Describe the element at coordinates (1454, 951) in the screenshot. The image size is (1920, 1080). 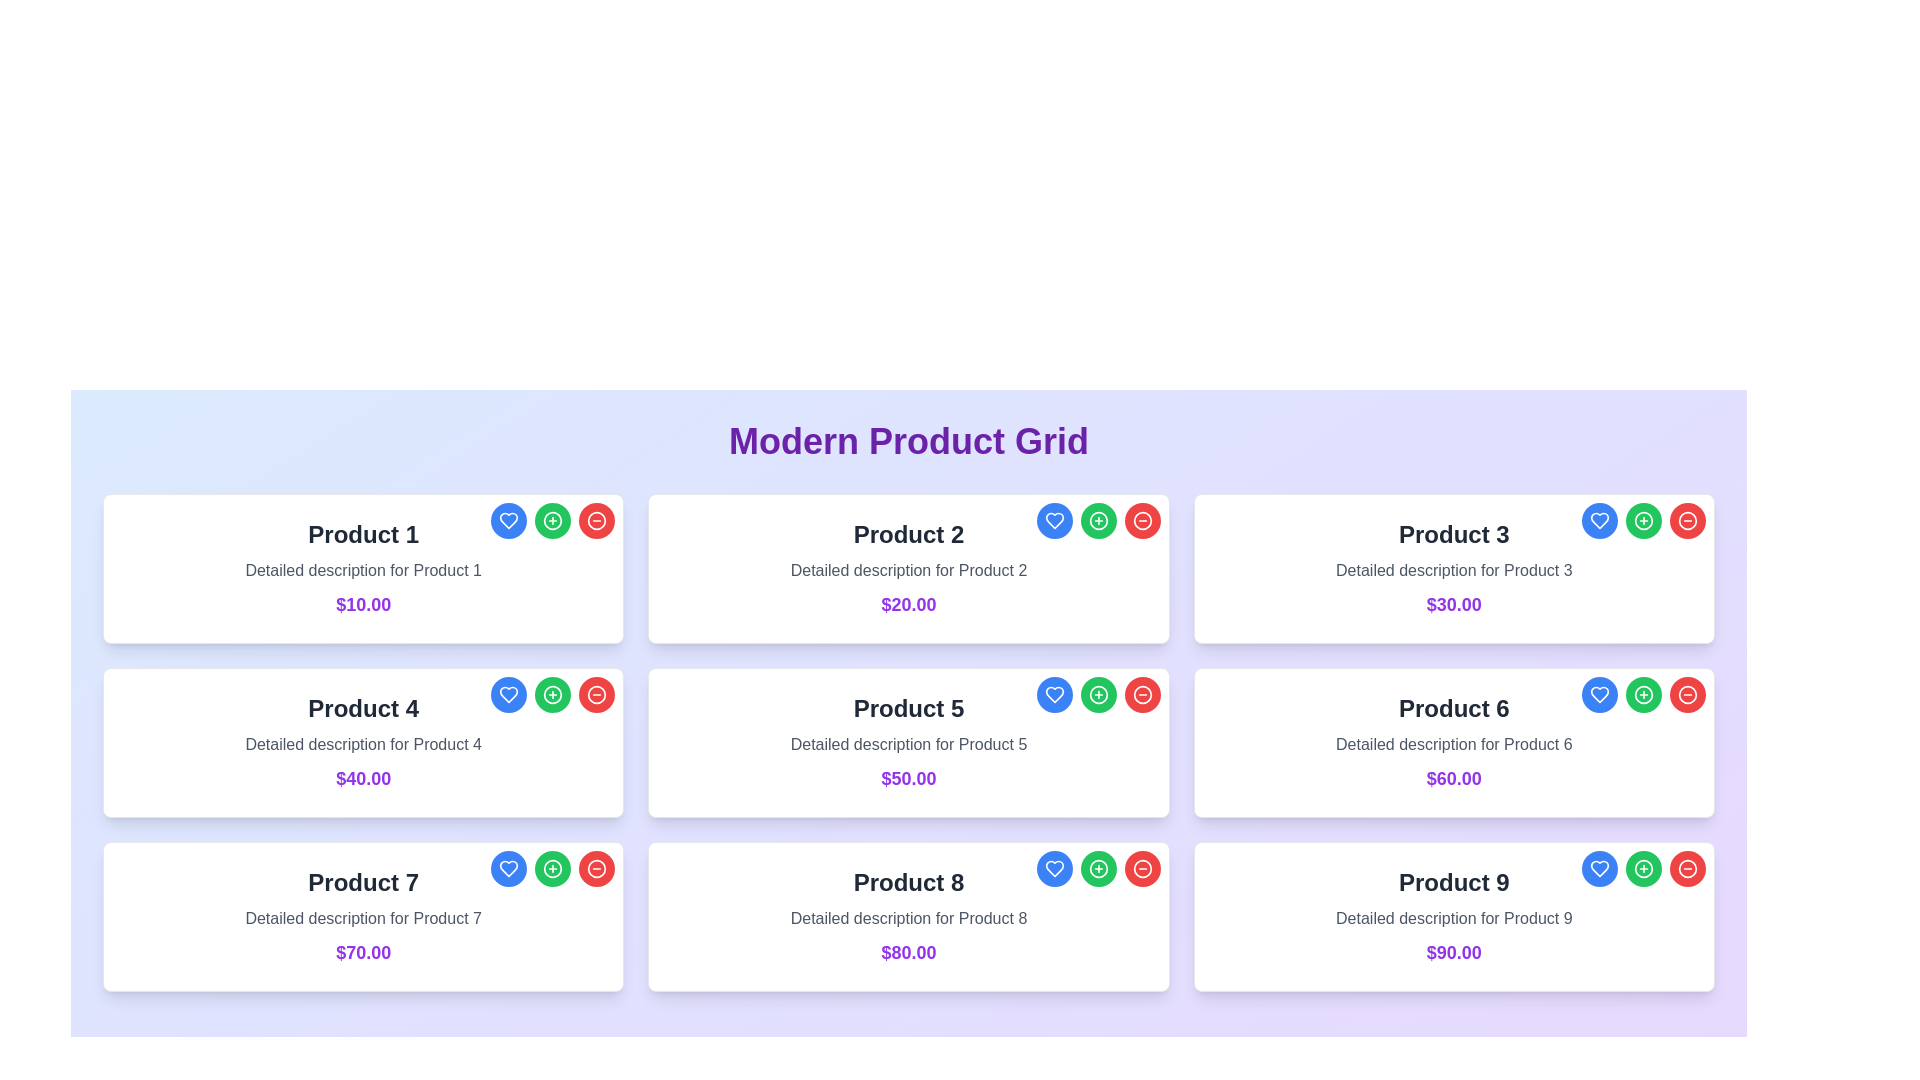
I see `the price text label located at the bottom of the 'Product 9' card component, which displays the product's cost` at that location.